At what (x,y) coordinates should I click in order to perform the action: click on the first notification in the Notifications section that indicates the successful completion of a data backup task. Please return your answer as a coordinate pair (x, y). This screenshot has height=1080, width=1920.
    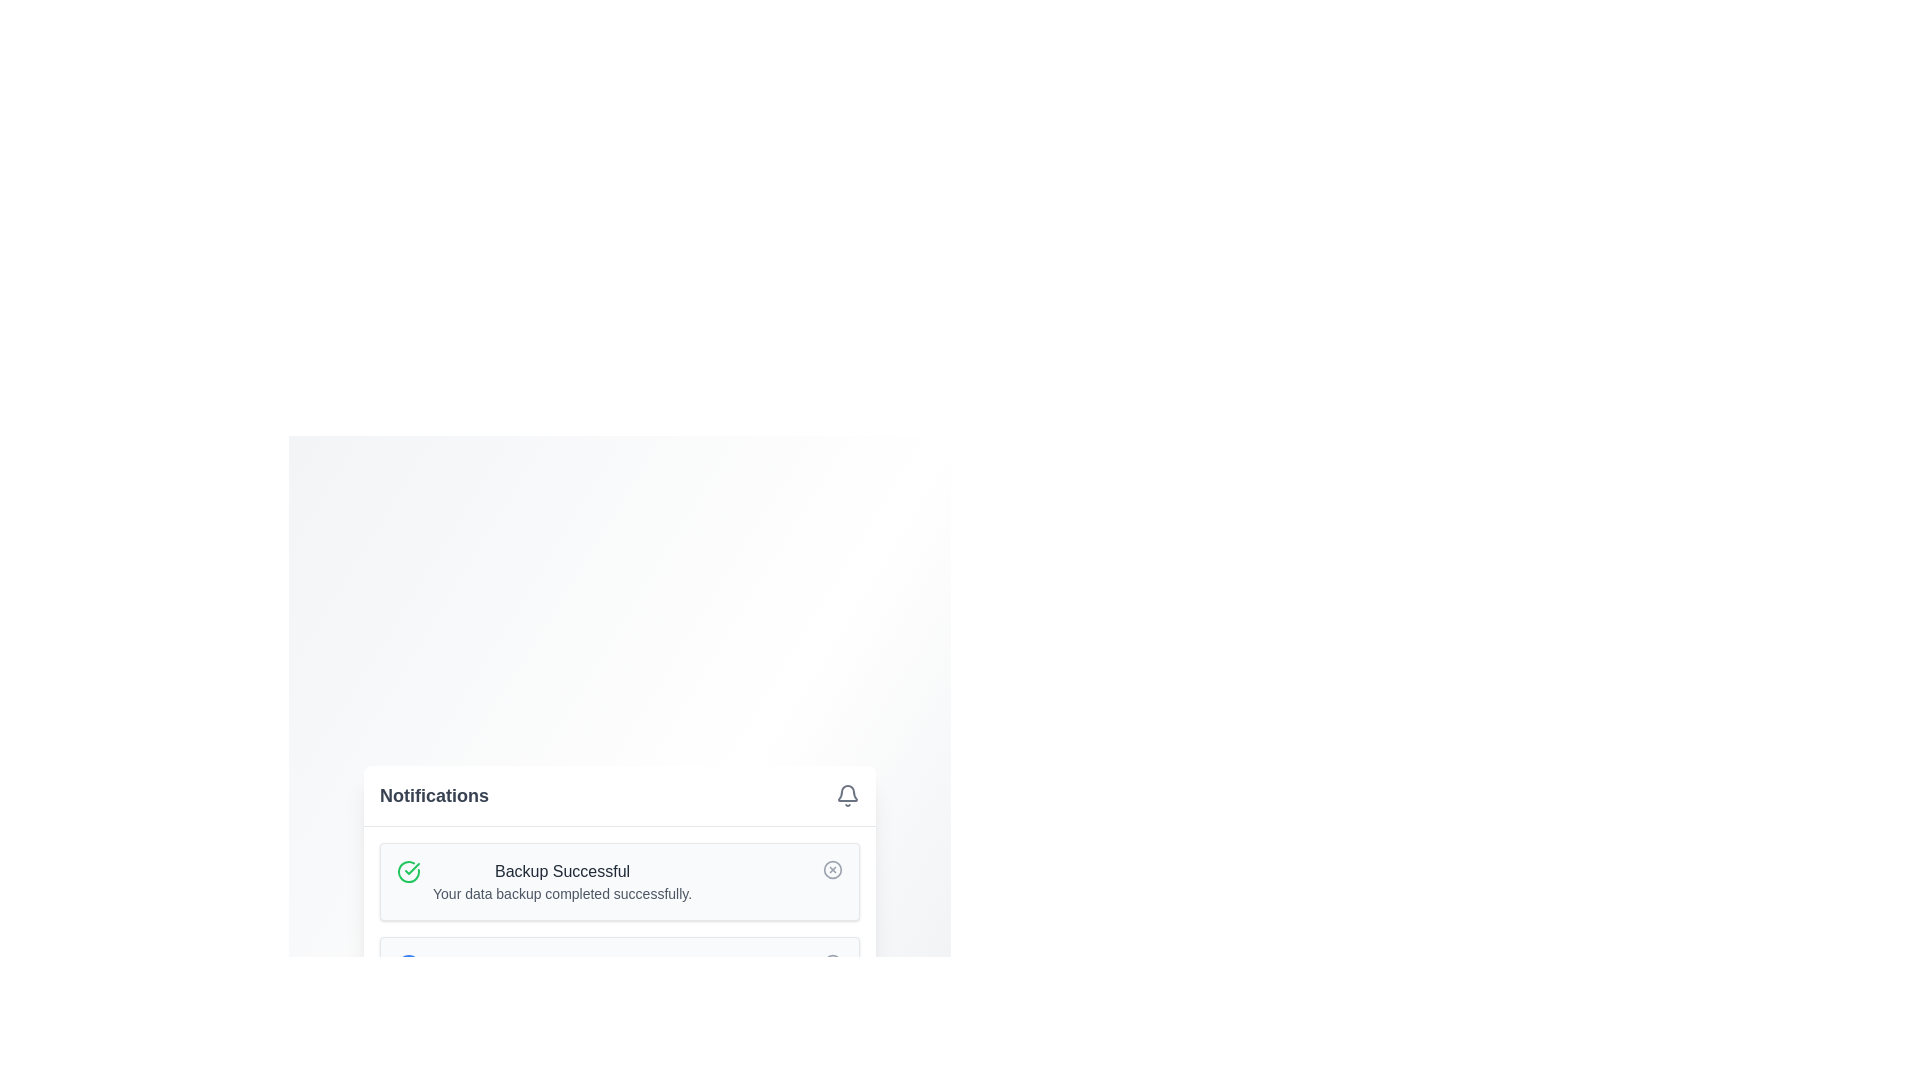
    Looking at the image, I should click on (618, 881).